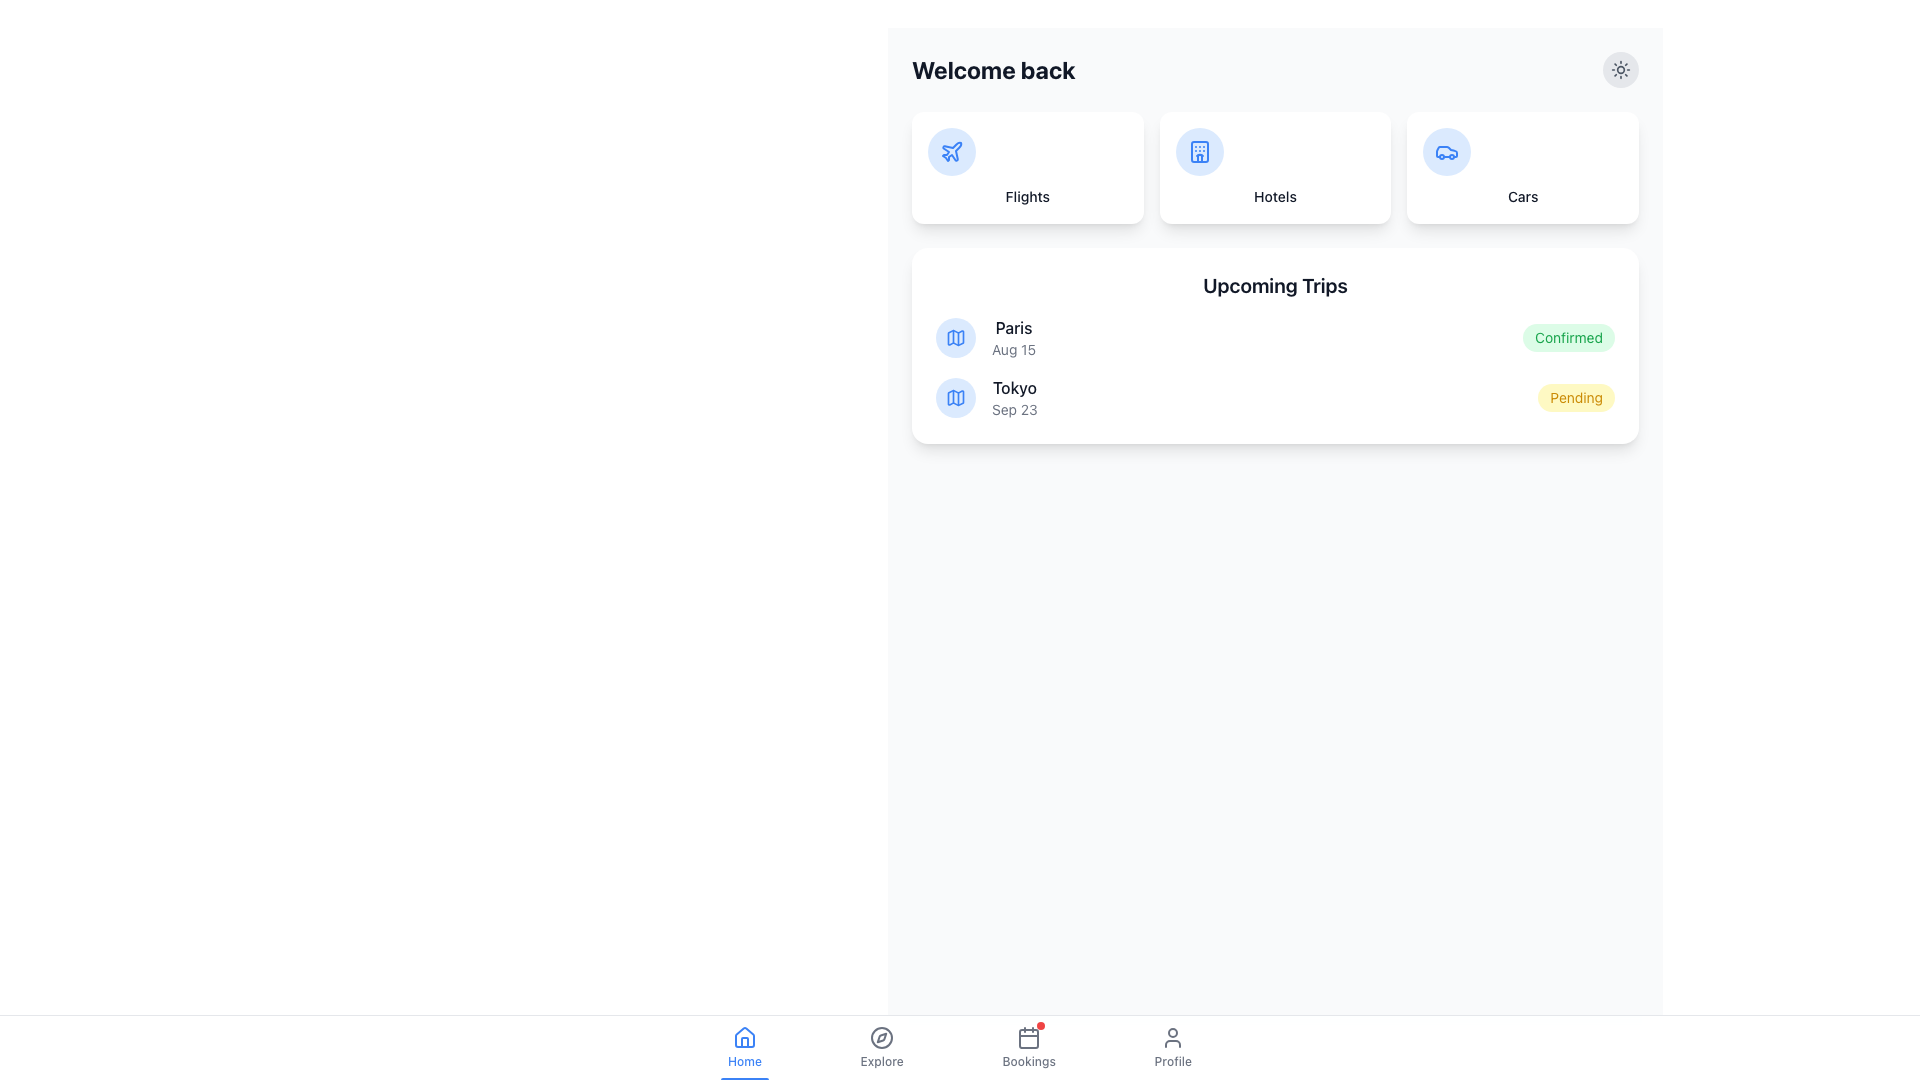  I want to click on the text display indicating the upcoming trip to Tokyo on September 23, which is the second item in the list of 'Upcoming Trips', so click(1014, 397).